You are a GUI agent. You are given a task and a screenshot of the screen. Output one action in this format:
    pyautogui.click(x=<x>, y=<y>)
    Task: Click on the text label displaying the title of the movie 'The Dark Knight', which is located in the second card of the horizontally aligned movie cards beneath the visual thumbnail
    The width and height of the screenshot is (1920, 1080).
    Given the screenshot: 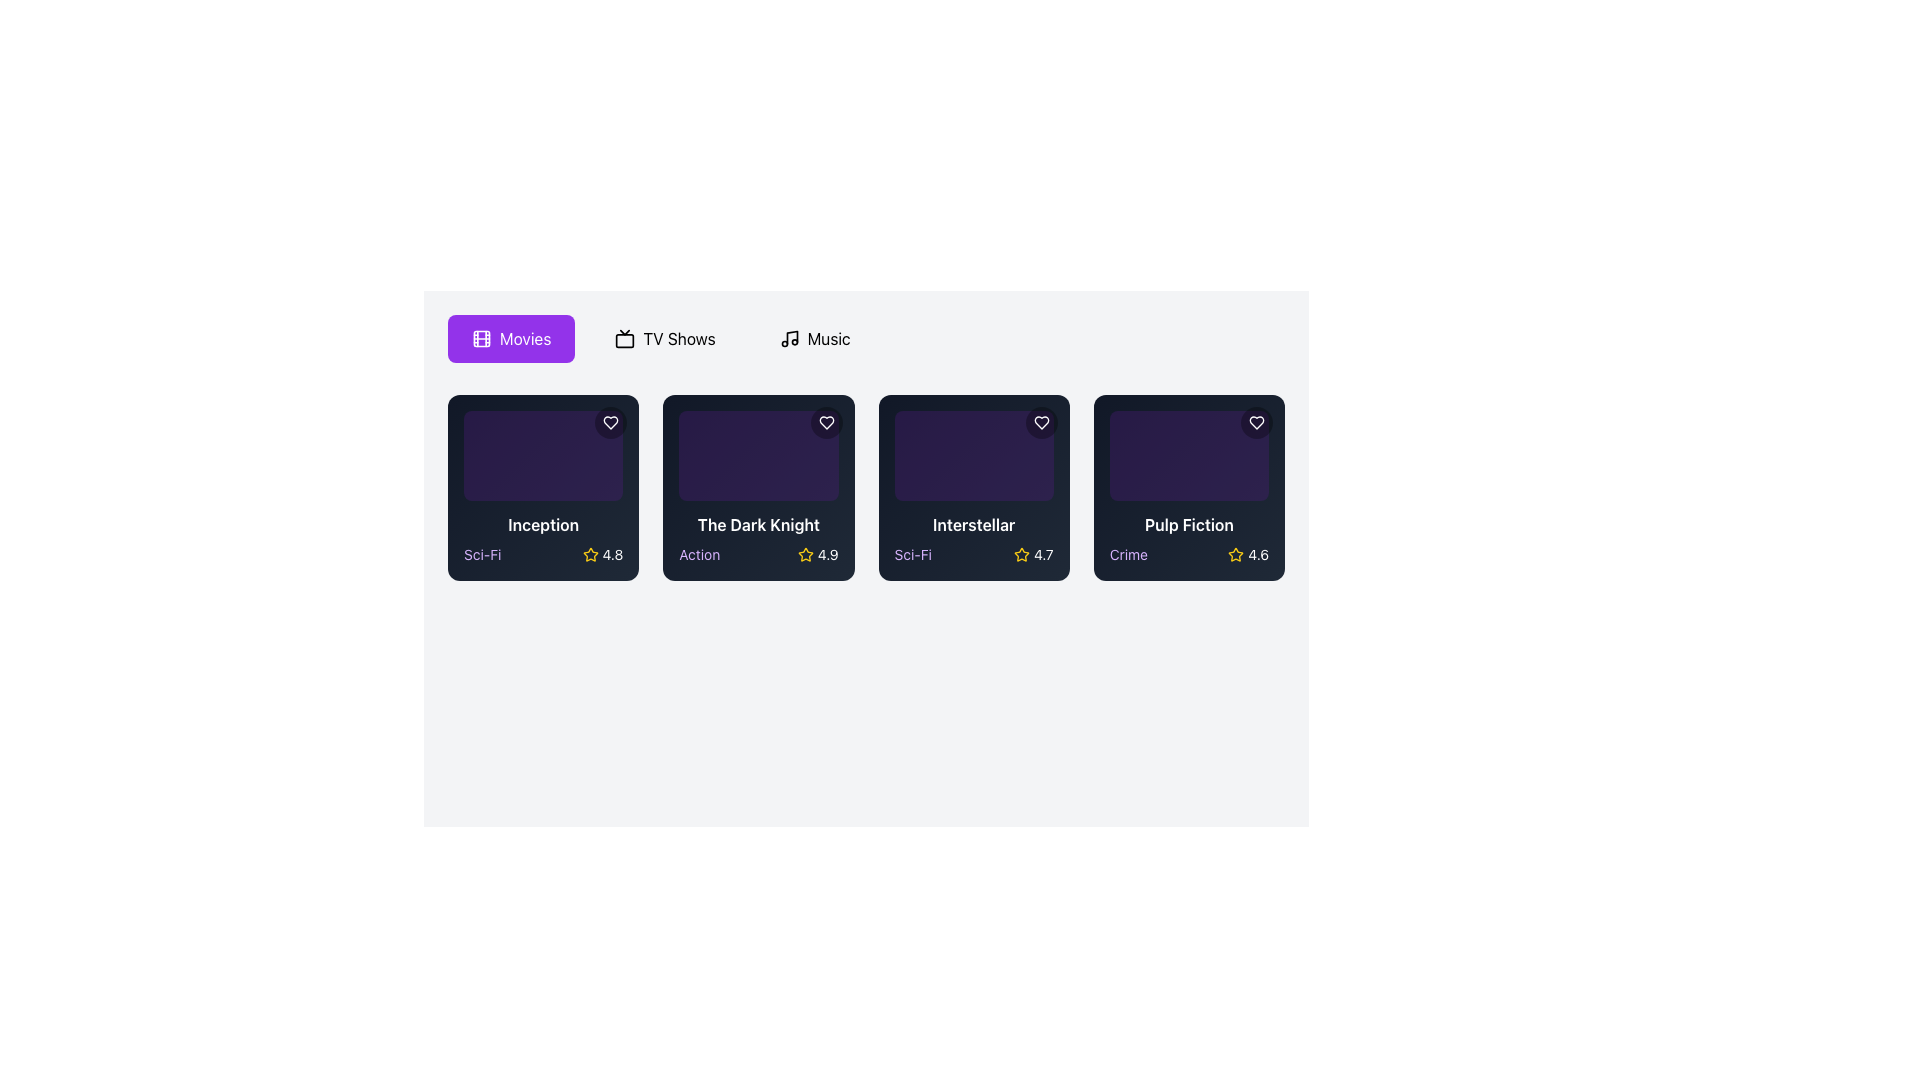 What is the action you would take?
    pyautogui.click(x=757, y=523)
    